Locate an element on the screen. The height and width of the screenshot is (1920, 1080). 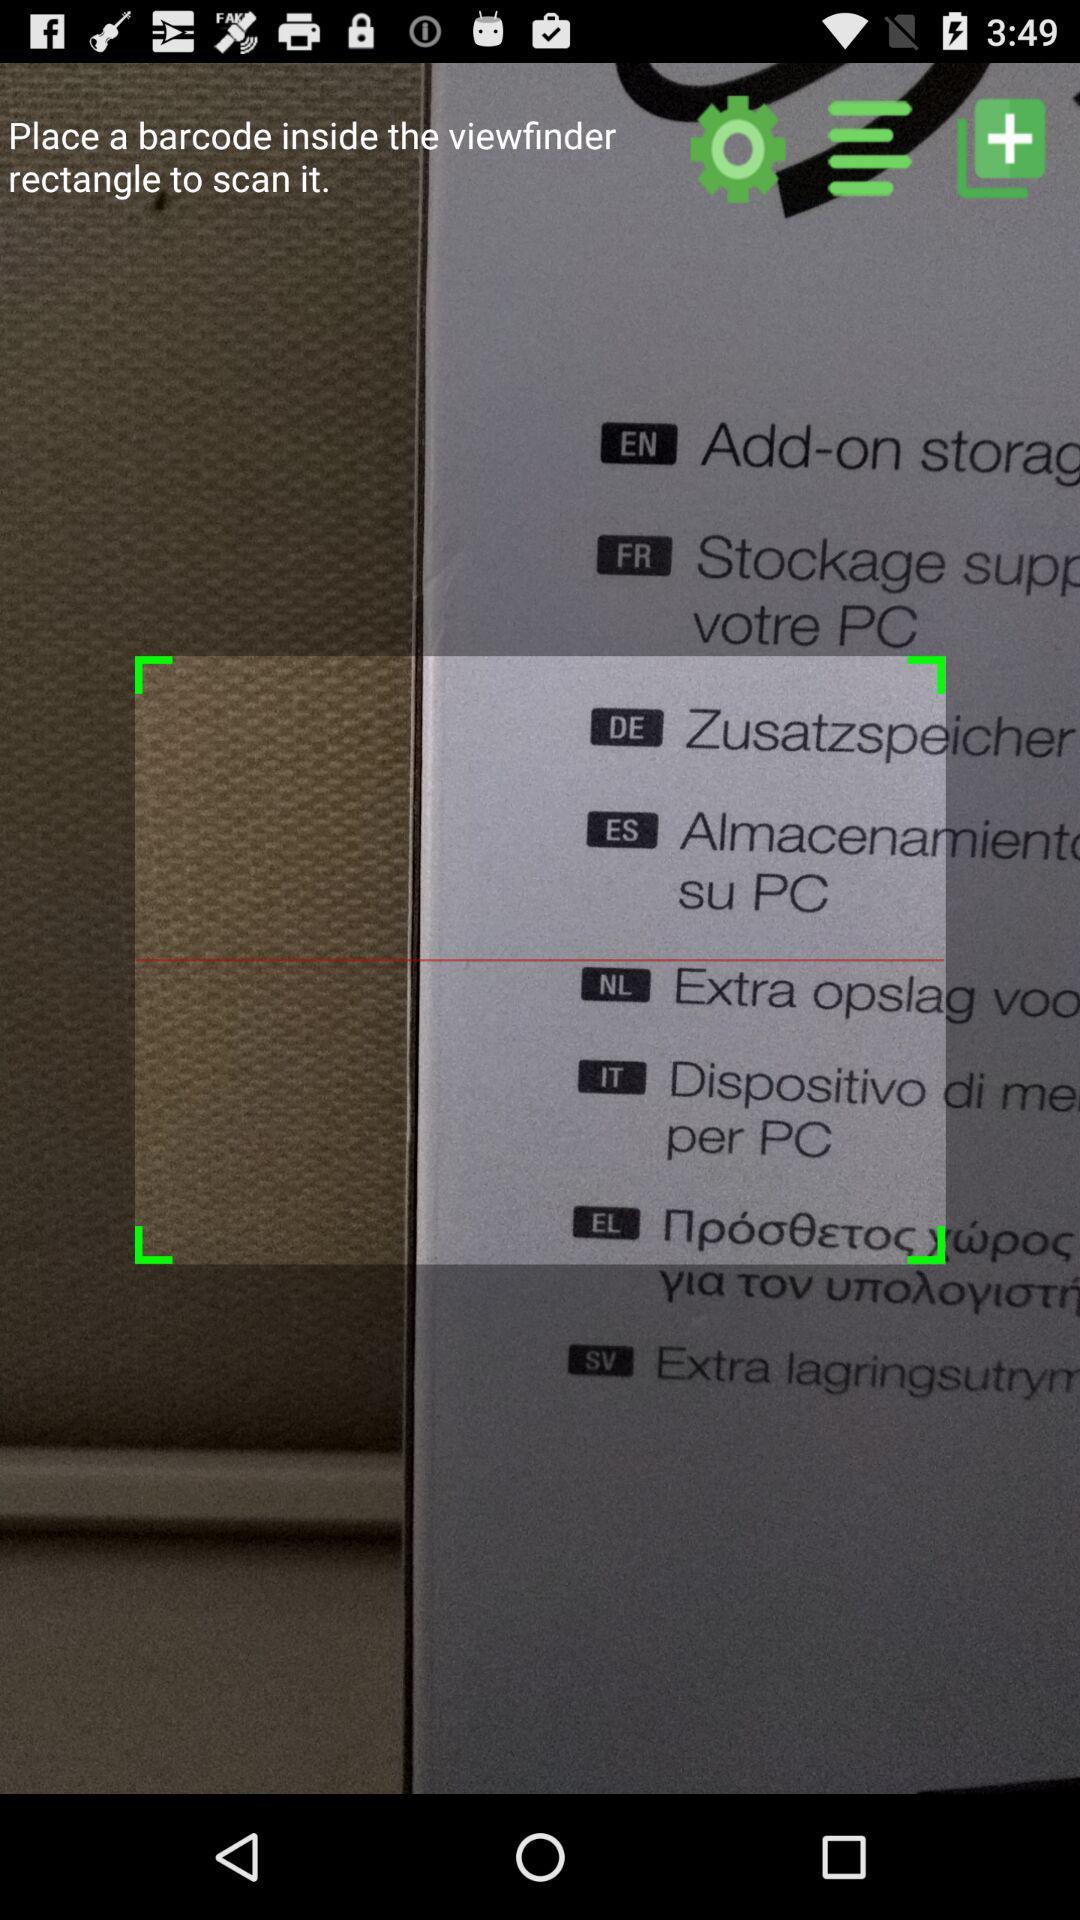
the item to the right of place a barcode item is located at coordinates (738, 147).